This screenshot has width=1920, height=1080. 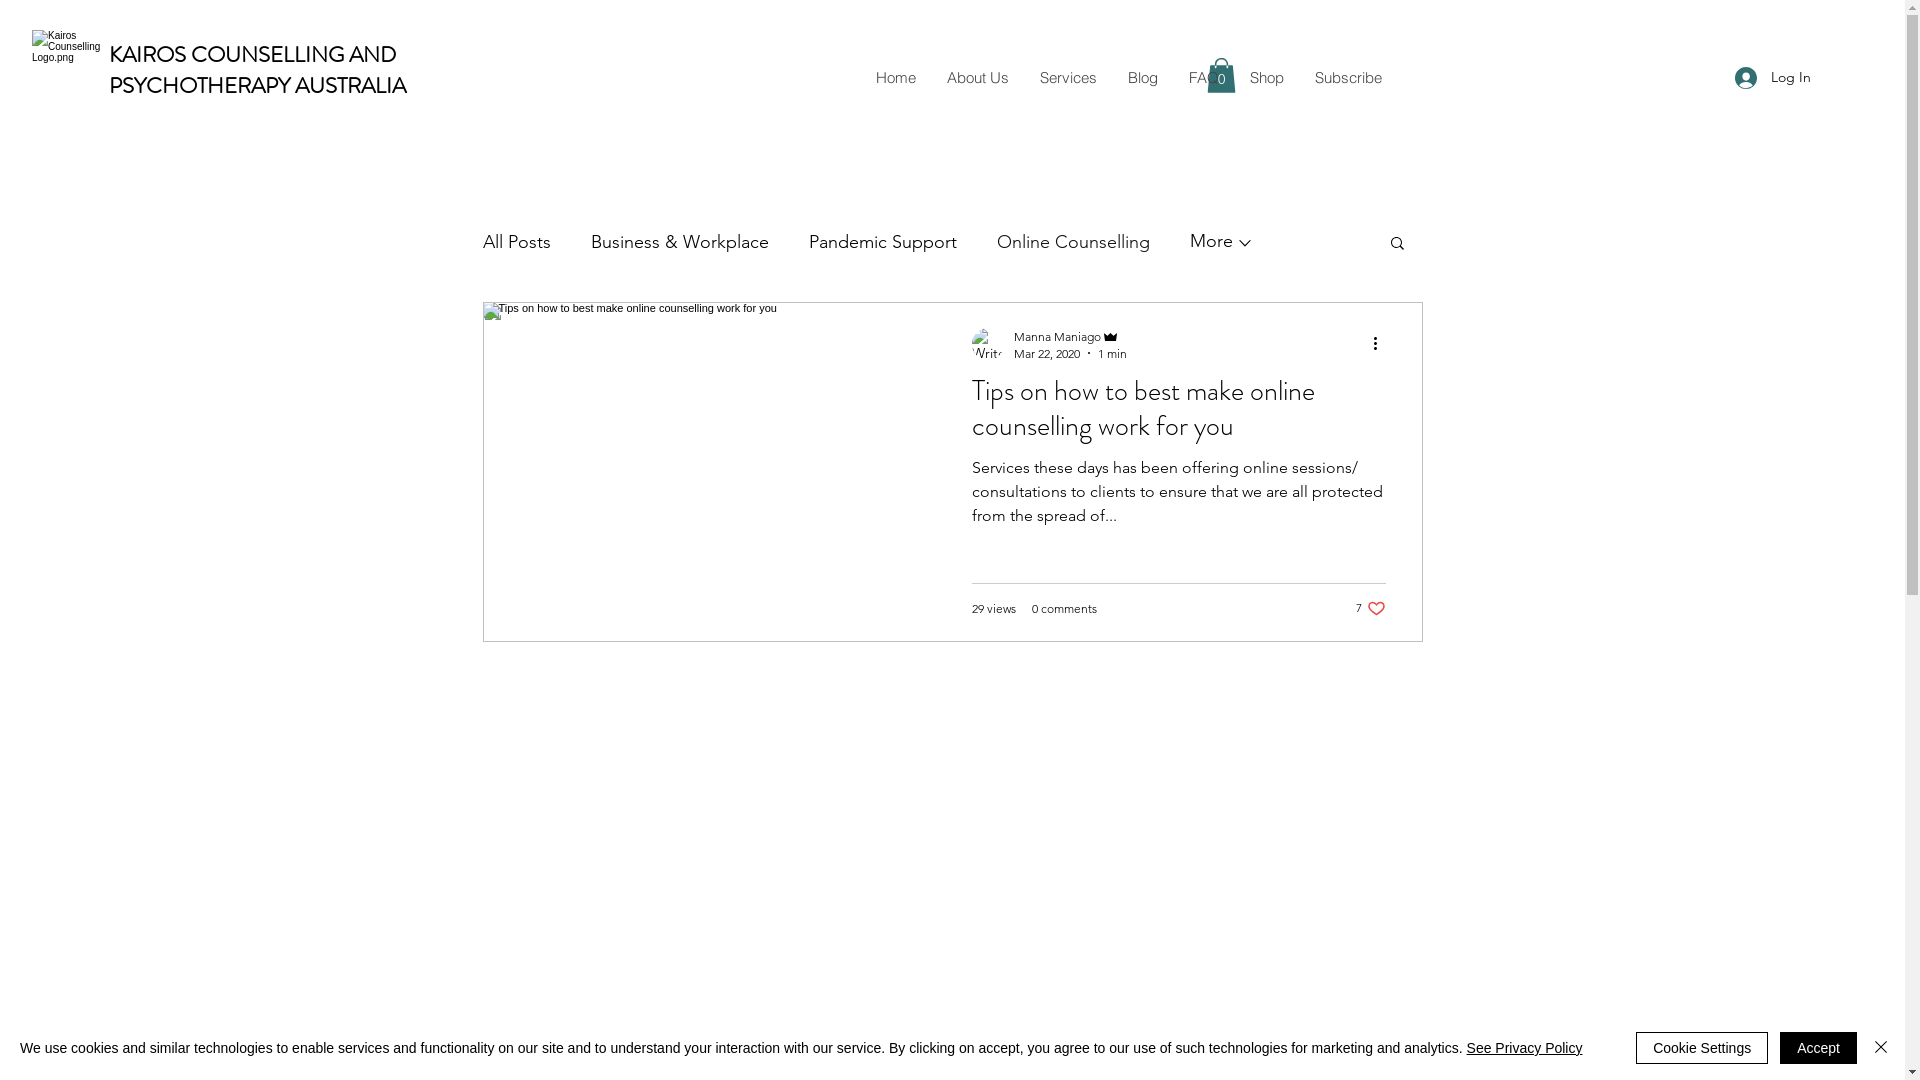 What do you see at coordinates (256, 68) in the screenshot?
I see `'KAIROS COUNSELLING AND PSYCHOTHERAPY AUSTRALIA'` at bounding box center [256, 68].